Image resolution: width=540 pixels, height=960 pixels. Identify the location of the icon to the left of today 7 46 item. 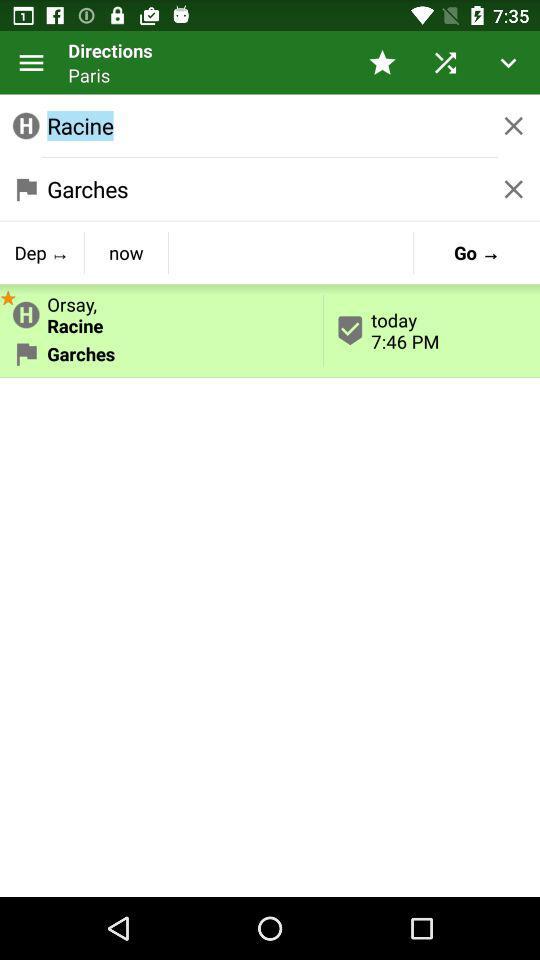
(160, 311).